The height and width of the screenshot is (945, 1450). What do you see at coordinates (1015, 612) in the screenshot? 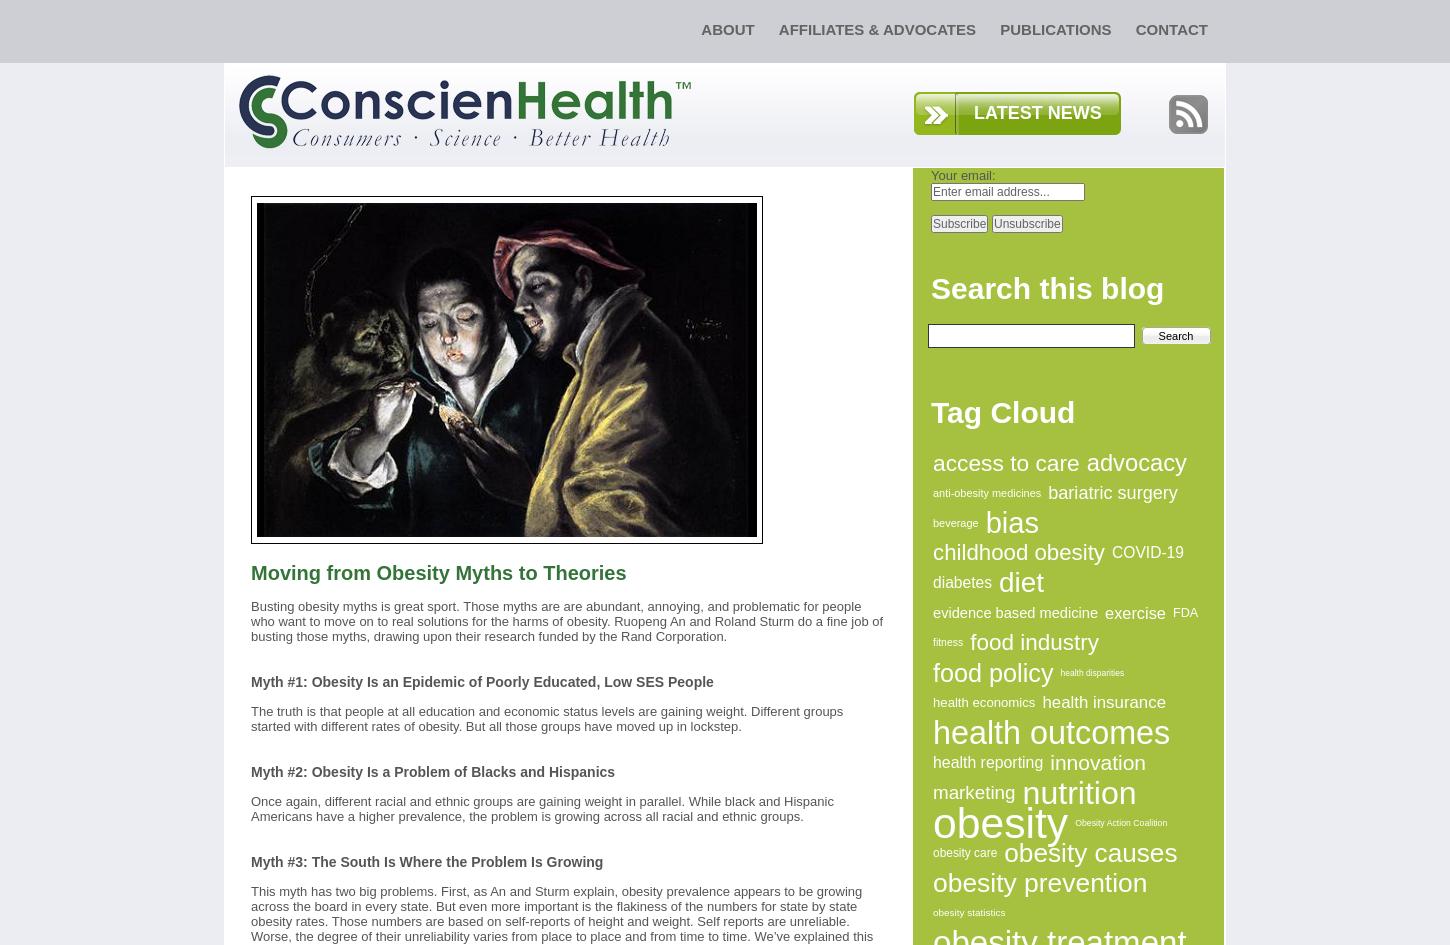
I see `'evidence based medicine'` at bounding box center [1015, 612].